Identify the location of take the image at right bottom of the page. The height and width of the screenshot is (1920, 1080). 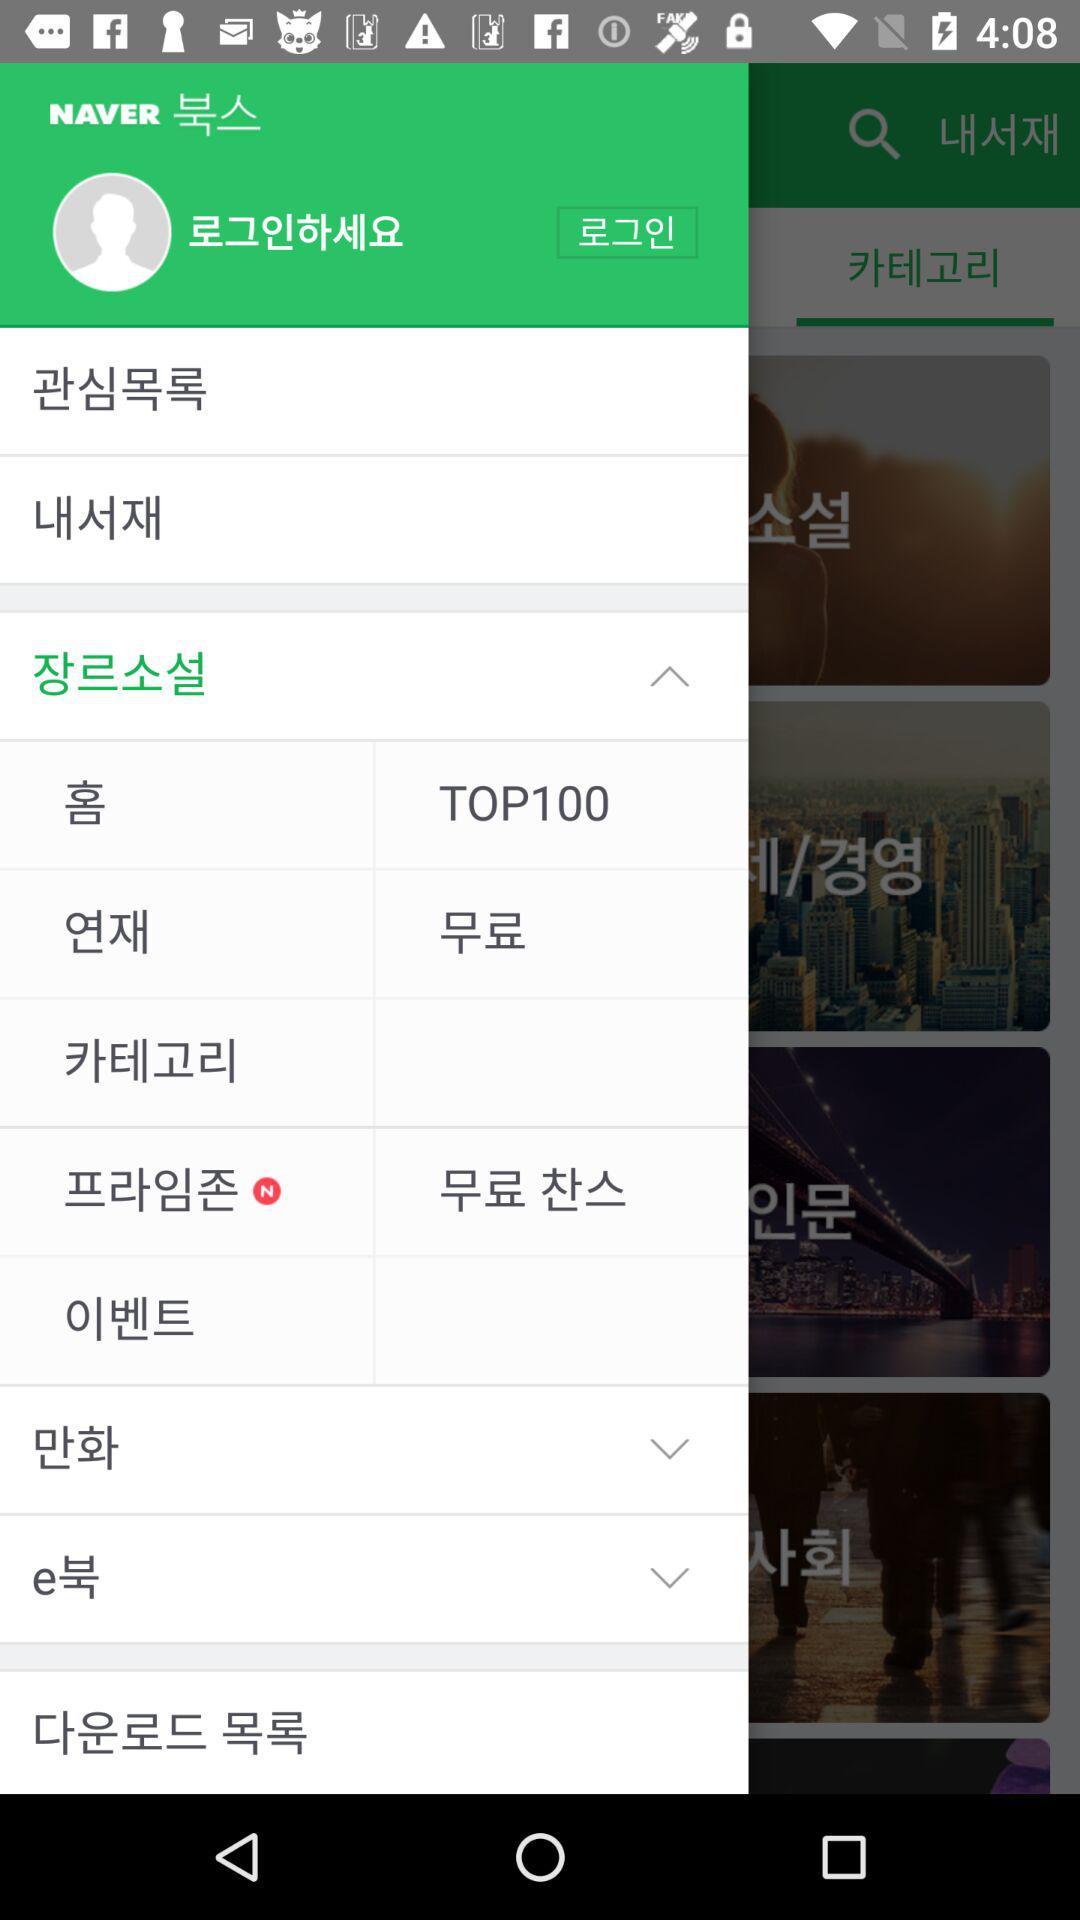
(797, 1766).